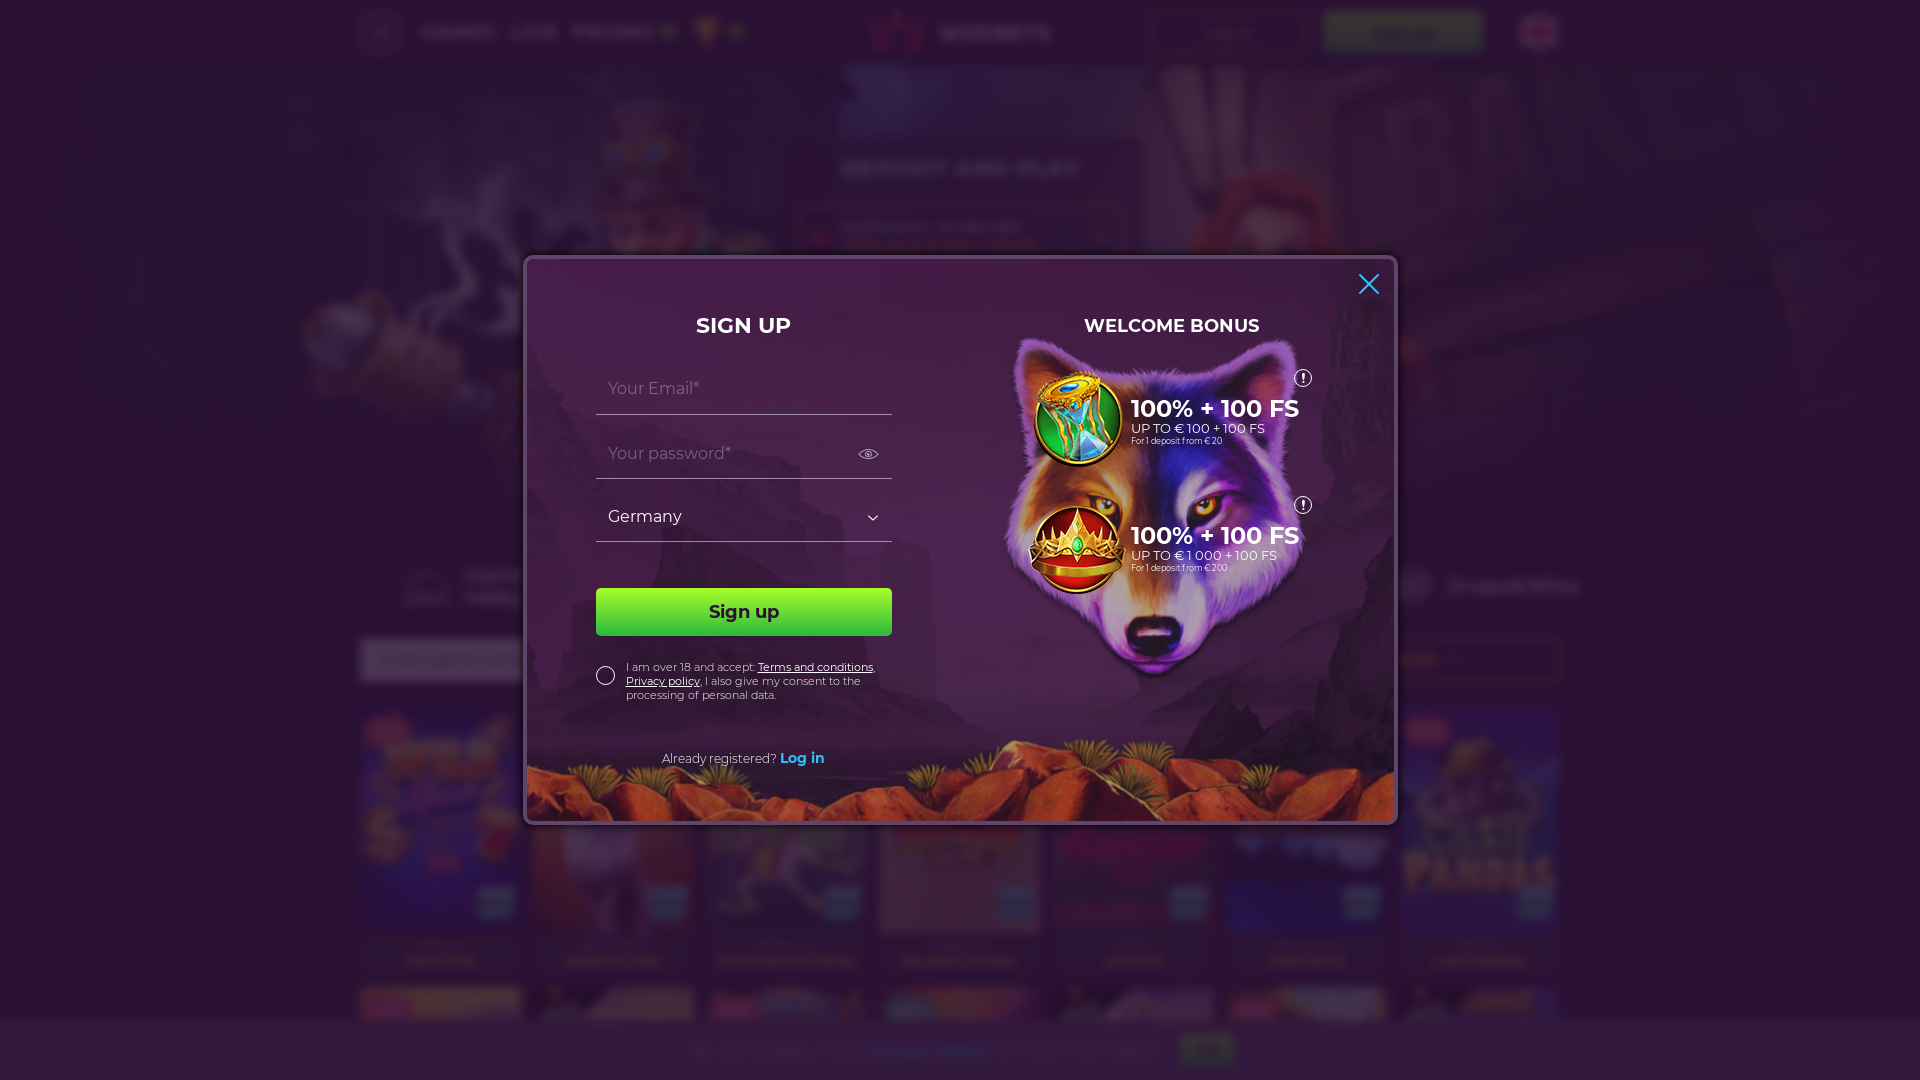 This screenshot has width=1920, height=1080. What do you see at coordinates (795, 361) in the screenshot?
I see `'Deposit'` at bounding box center [795, 361].